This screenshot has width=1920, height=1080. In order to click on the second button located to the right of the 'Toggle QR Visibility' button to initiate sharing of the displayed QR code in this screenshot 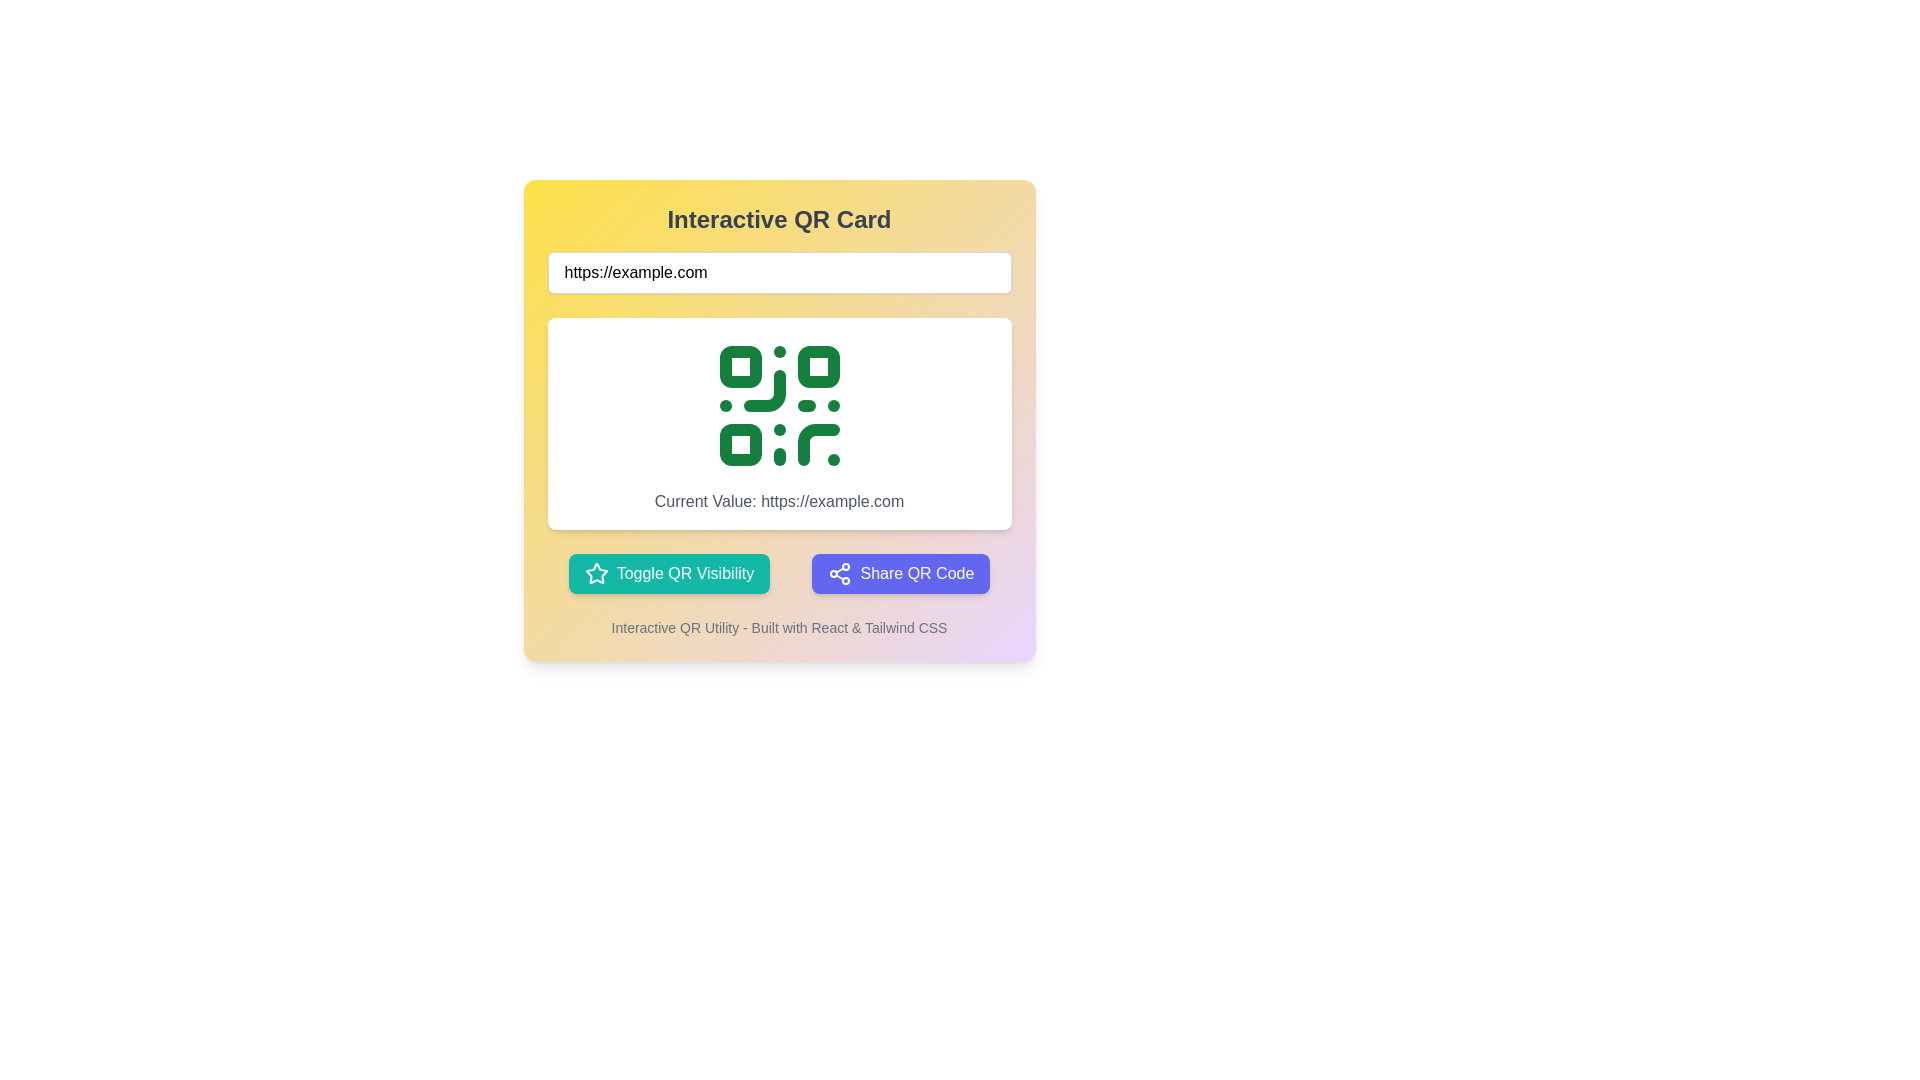, I will do `click(900, 574)`.